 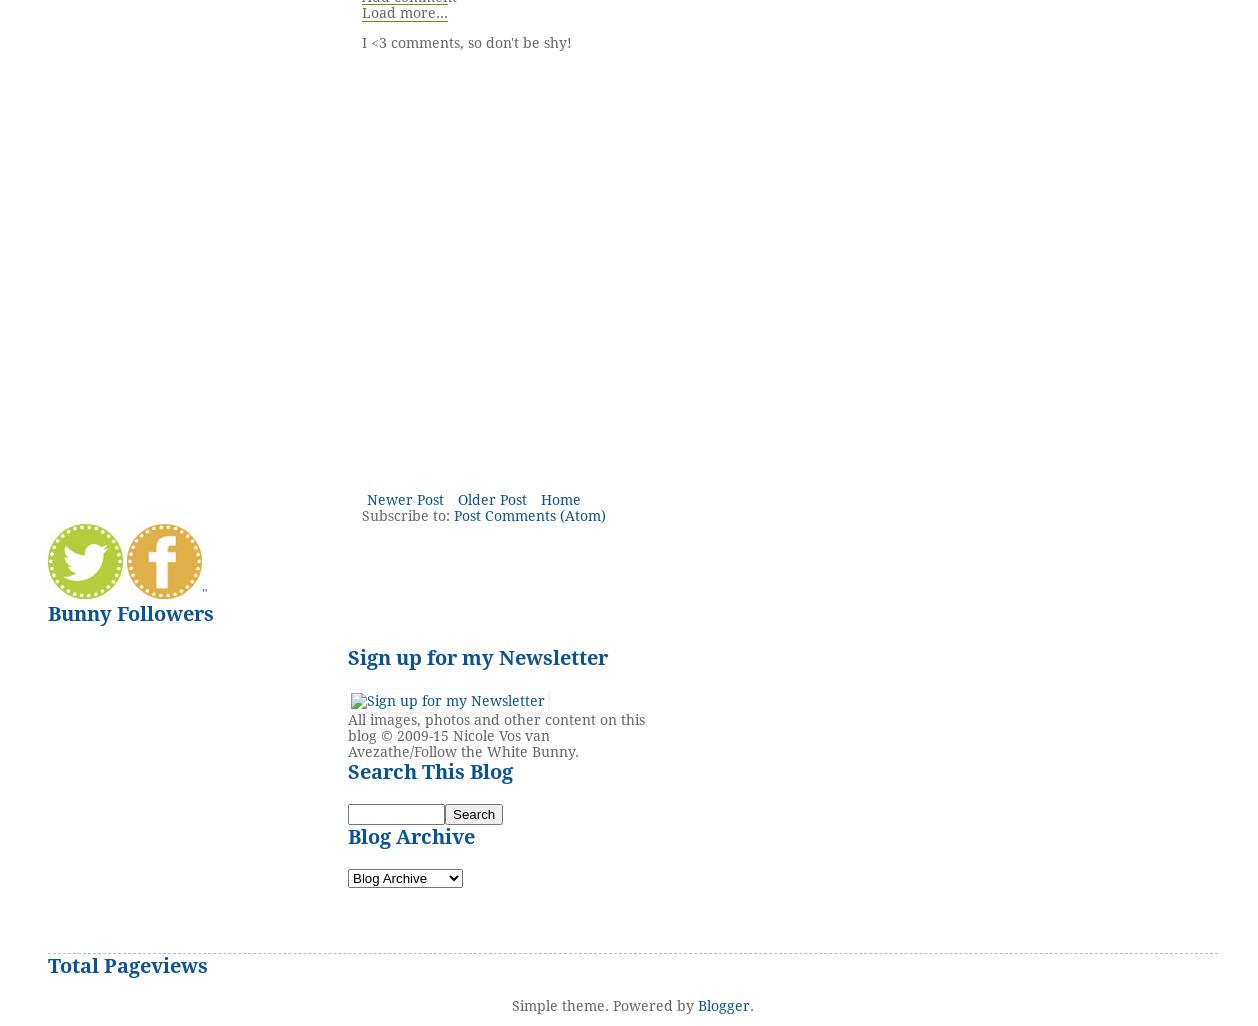 I want to click on 'Blog Archive', so click(x=410, y=837).